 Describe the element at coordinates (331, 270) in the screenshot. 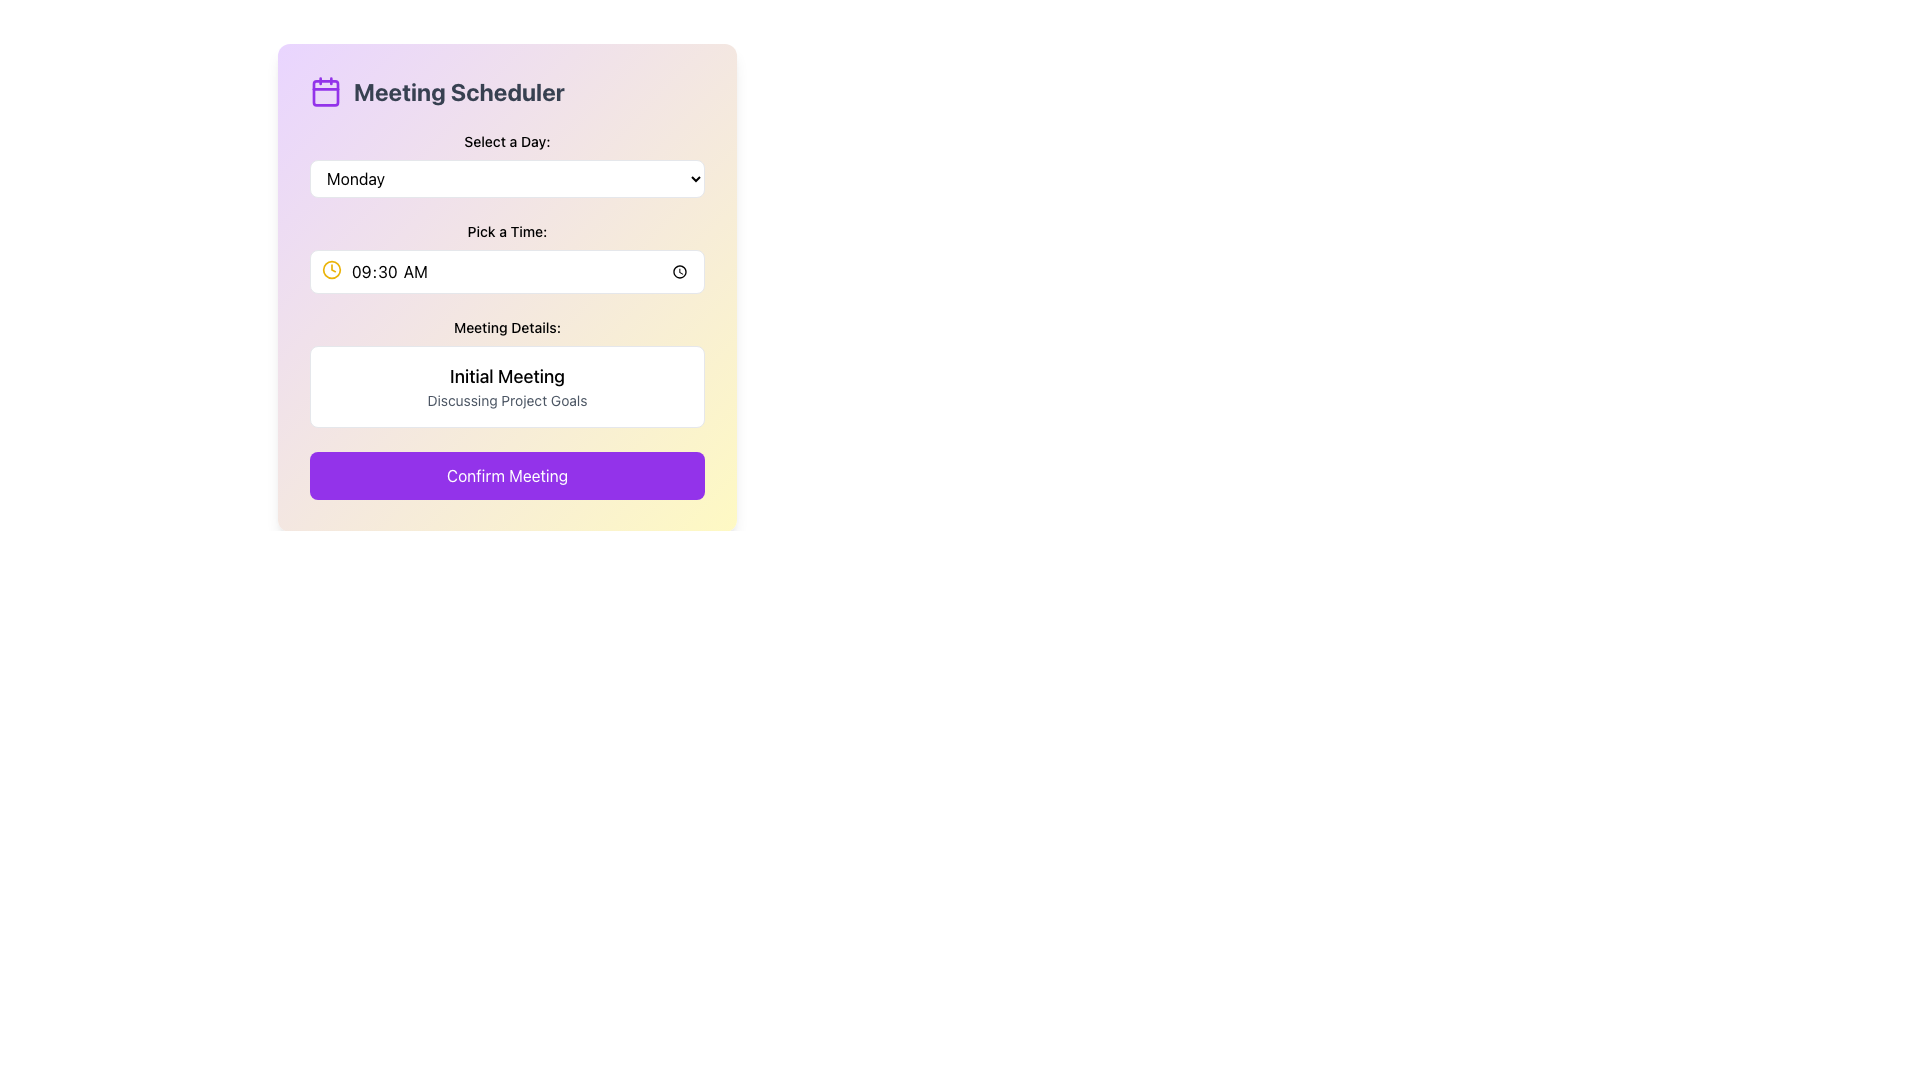

I see `the clock icon, which is centered in the 'Pick a Time' section of the Meeting Scheduler interface` at that location.